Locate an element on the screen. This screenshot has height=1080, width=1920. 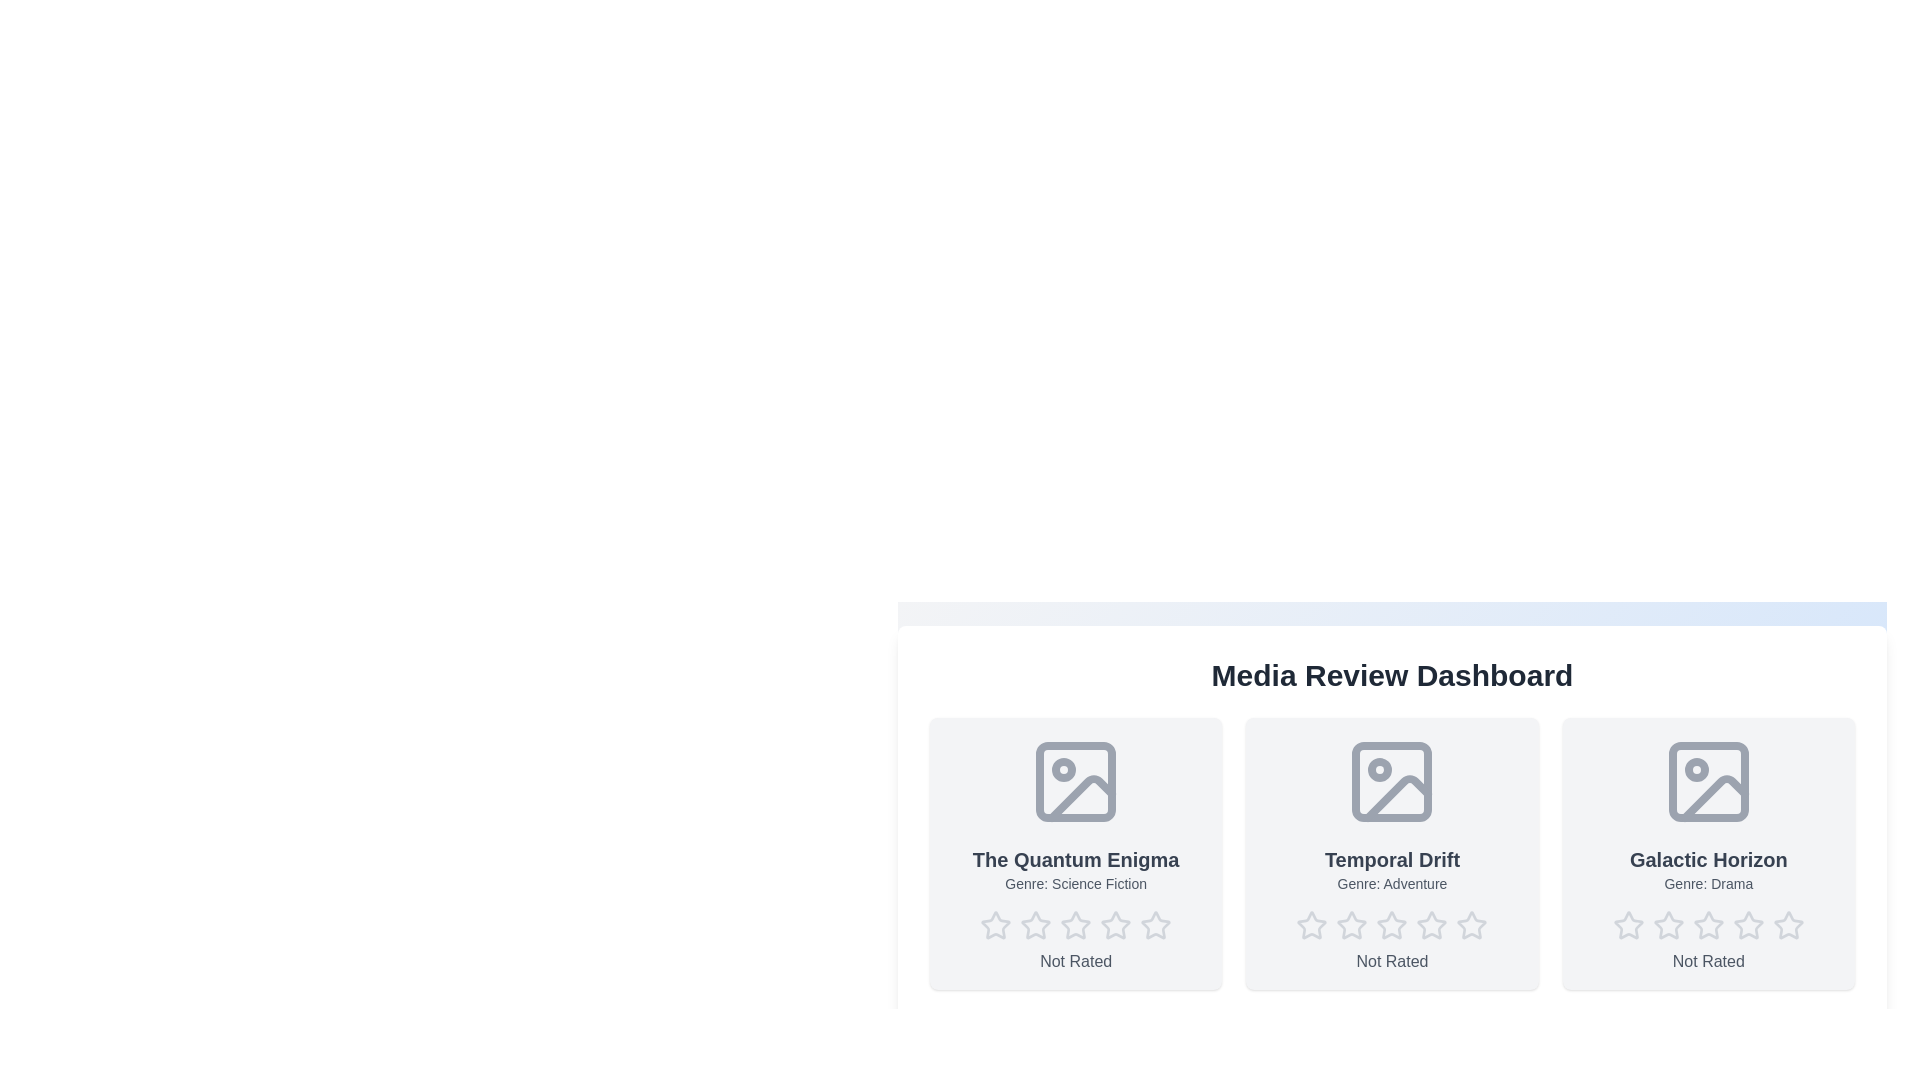
the media card for Temporal Drift is located at coordinates (1391, 853).